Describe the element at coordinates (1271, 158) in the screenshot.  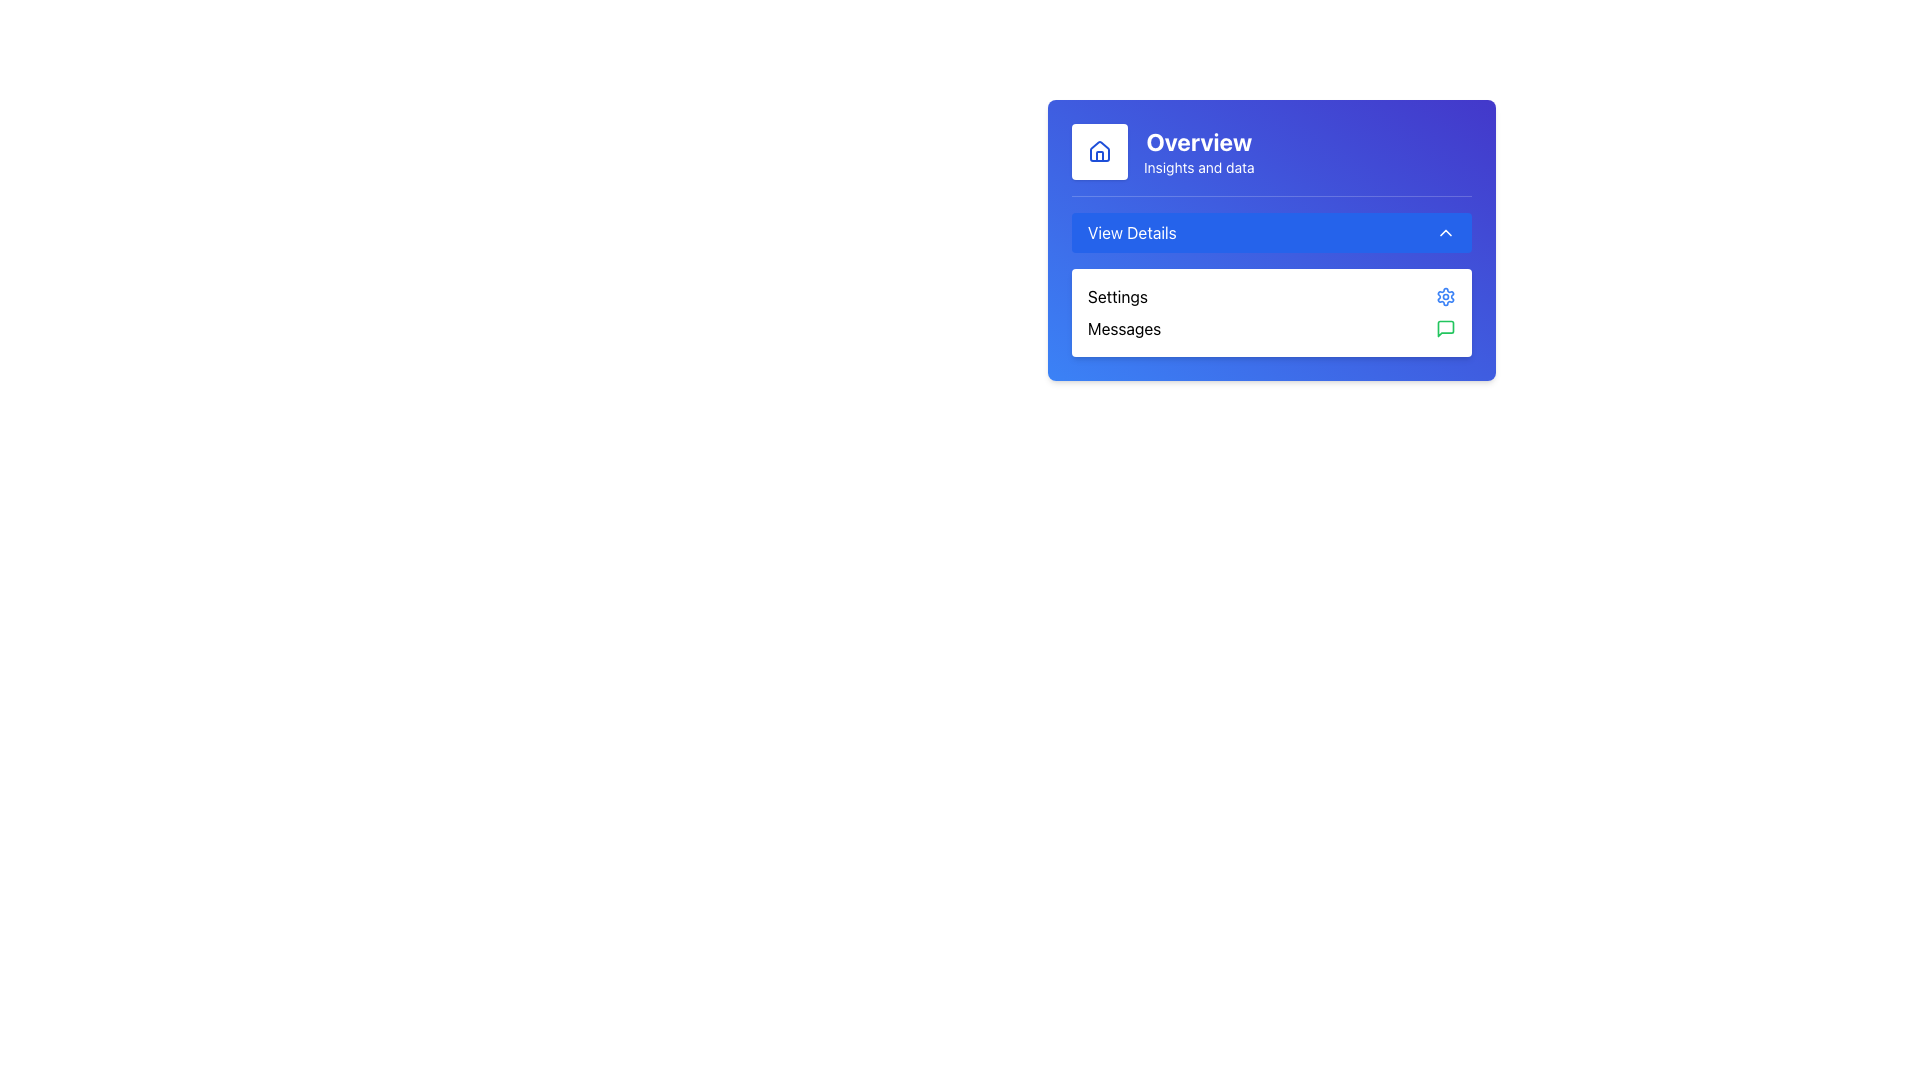
I see `the Text and icon group element` at that location.